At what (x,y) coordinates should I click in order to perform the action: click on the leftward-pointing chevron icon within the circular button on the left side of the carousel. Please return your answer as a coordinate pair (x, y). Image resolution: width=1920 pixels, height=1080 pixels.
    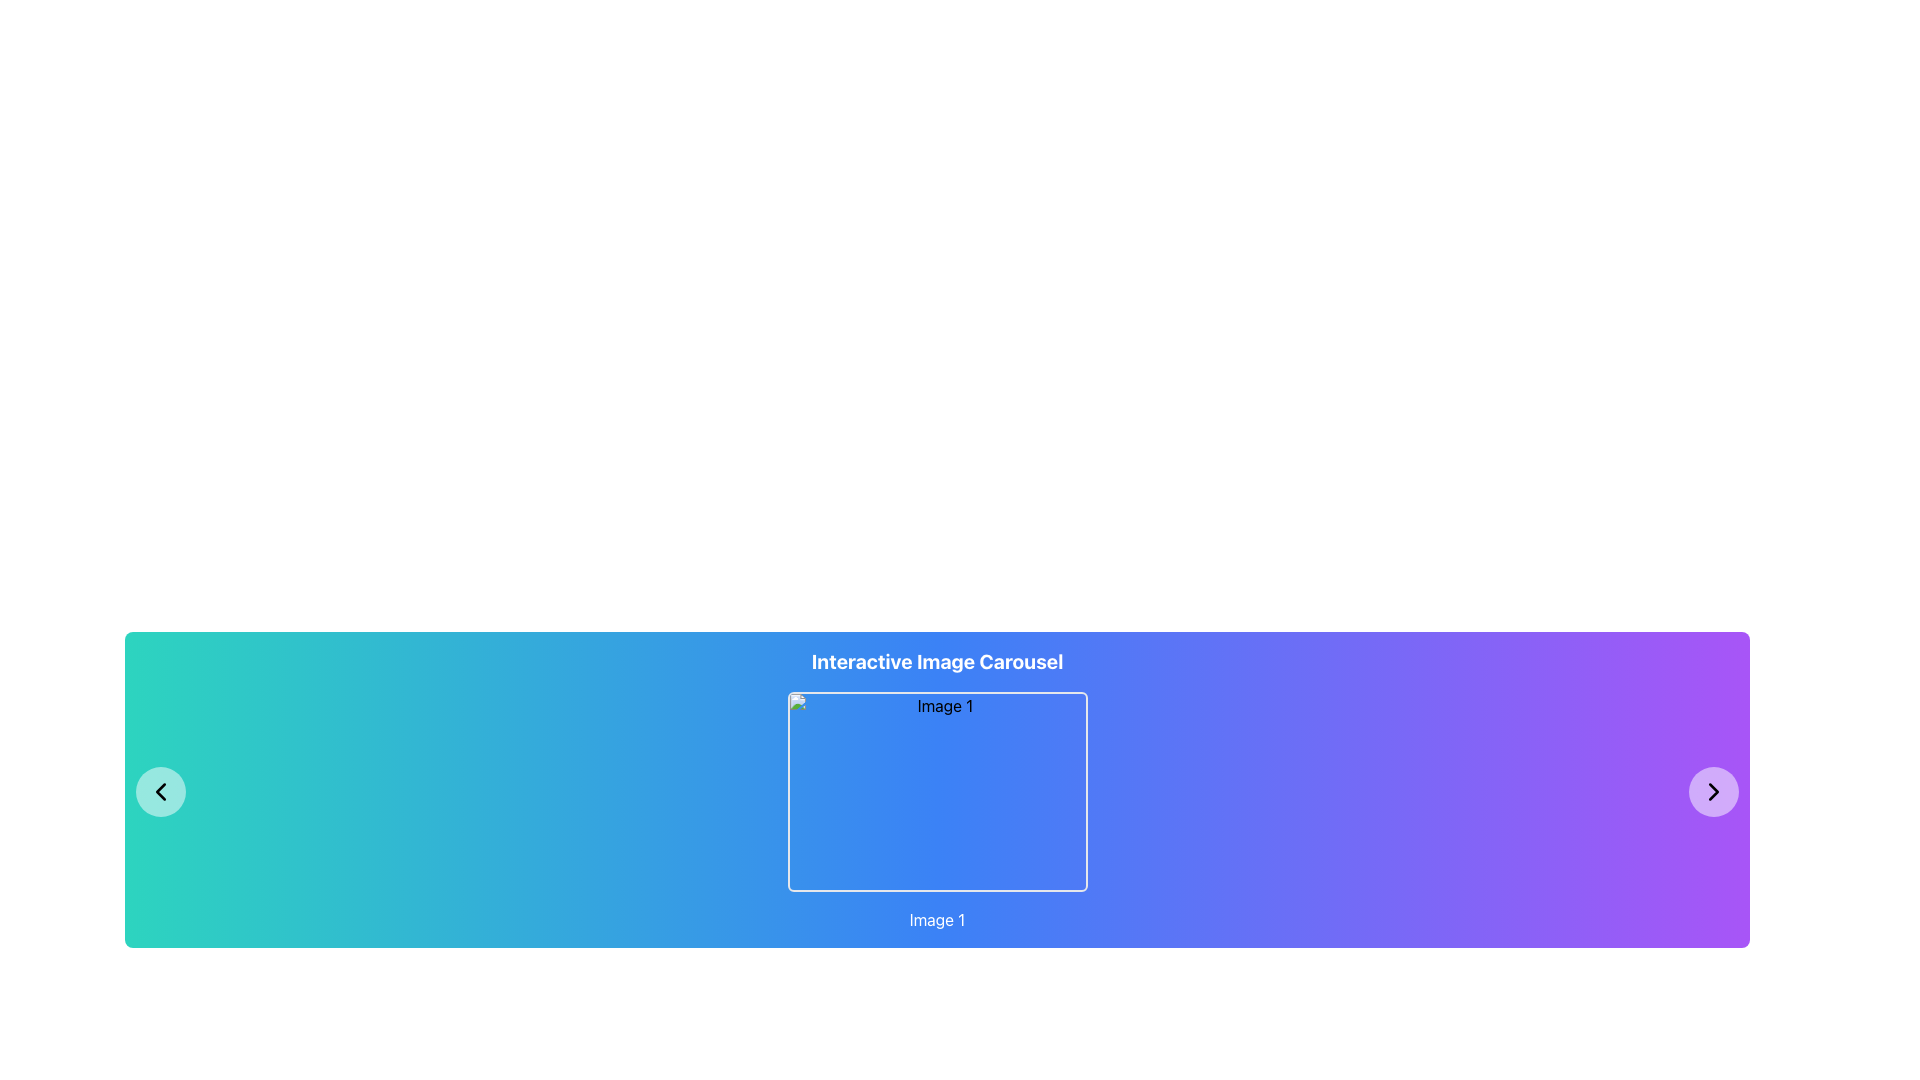
    Looking at the image, I should click on (161, 790).